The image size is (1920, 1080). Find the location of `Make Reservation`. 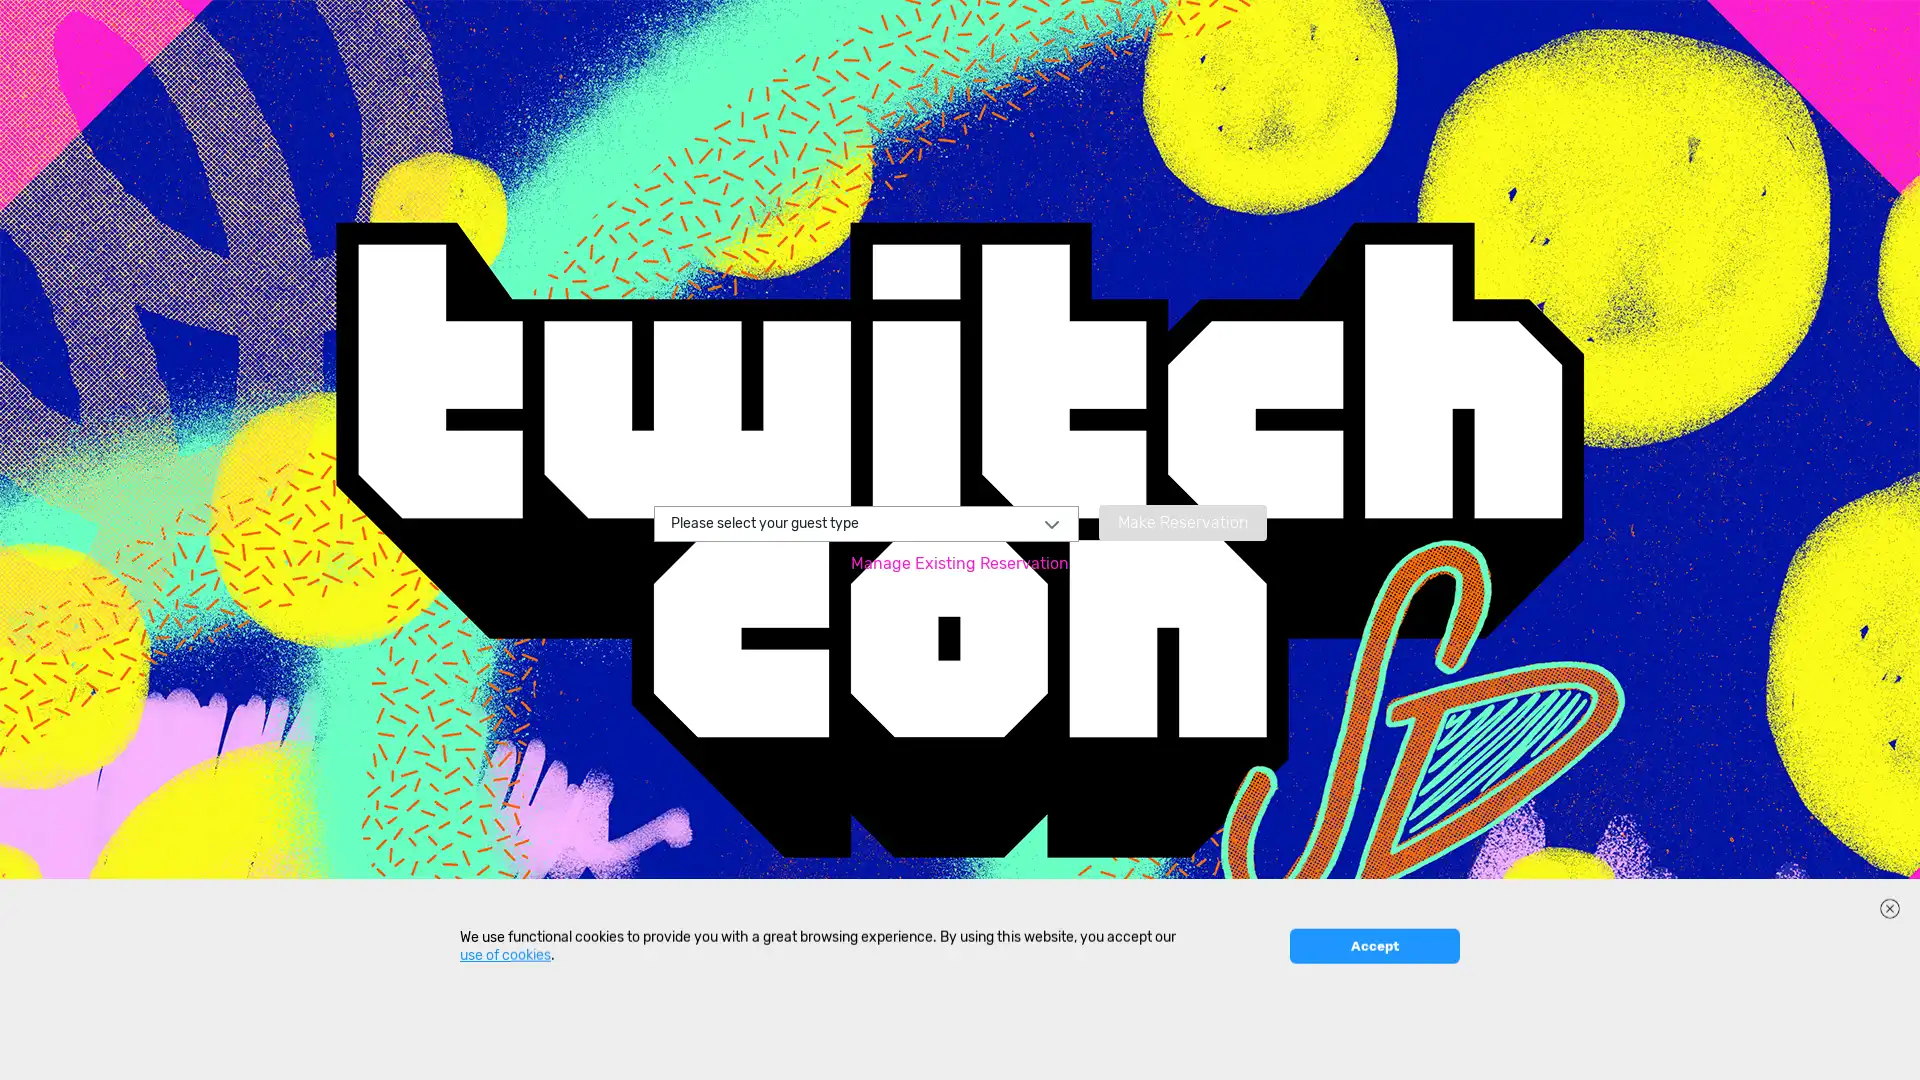

Make Reservation is located at coordinates (1181, 520).